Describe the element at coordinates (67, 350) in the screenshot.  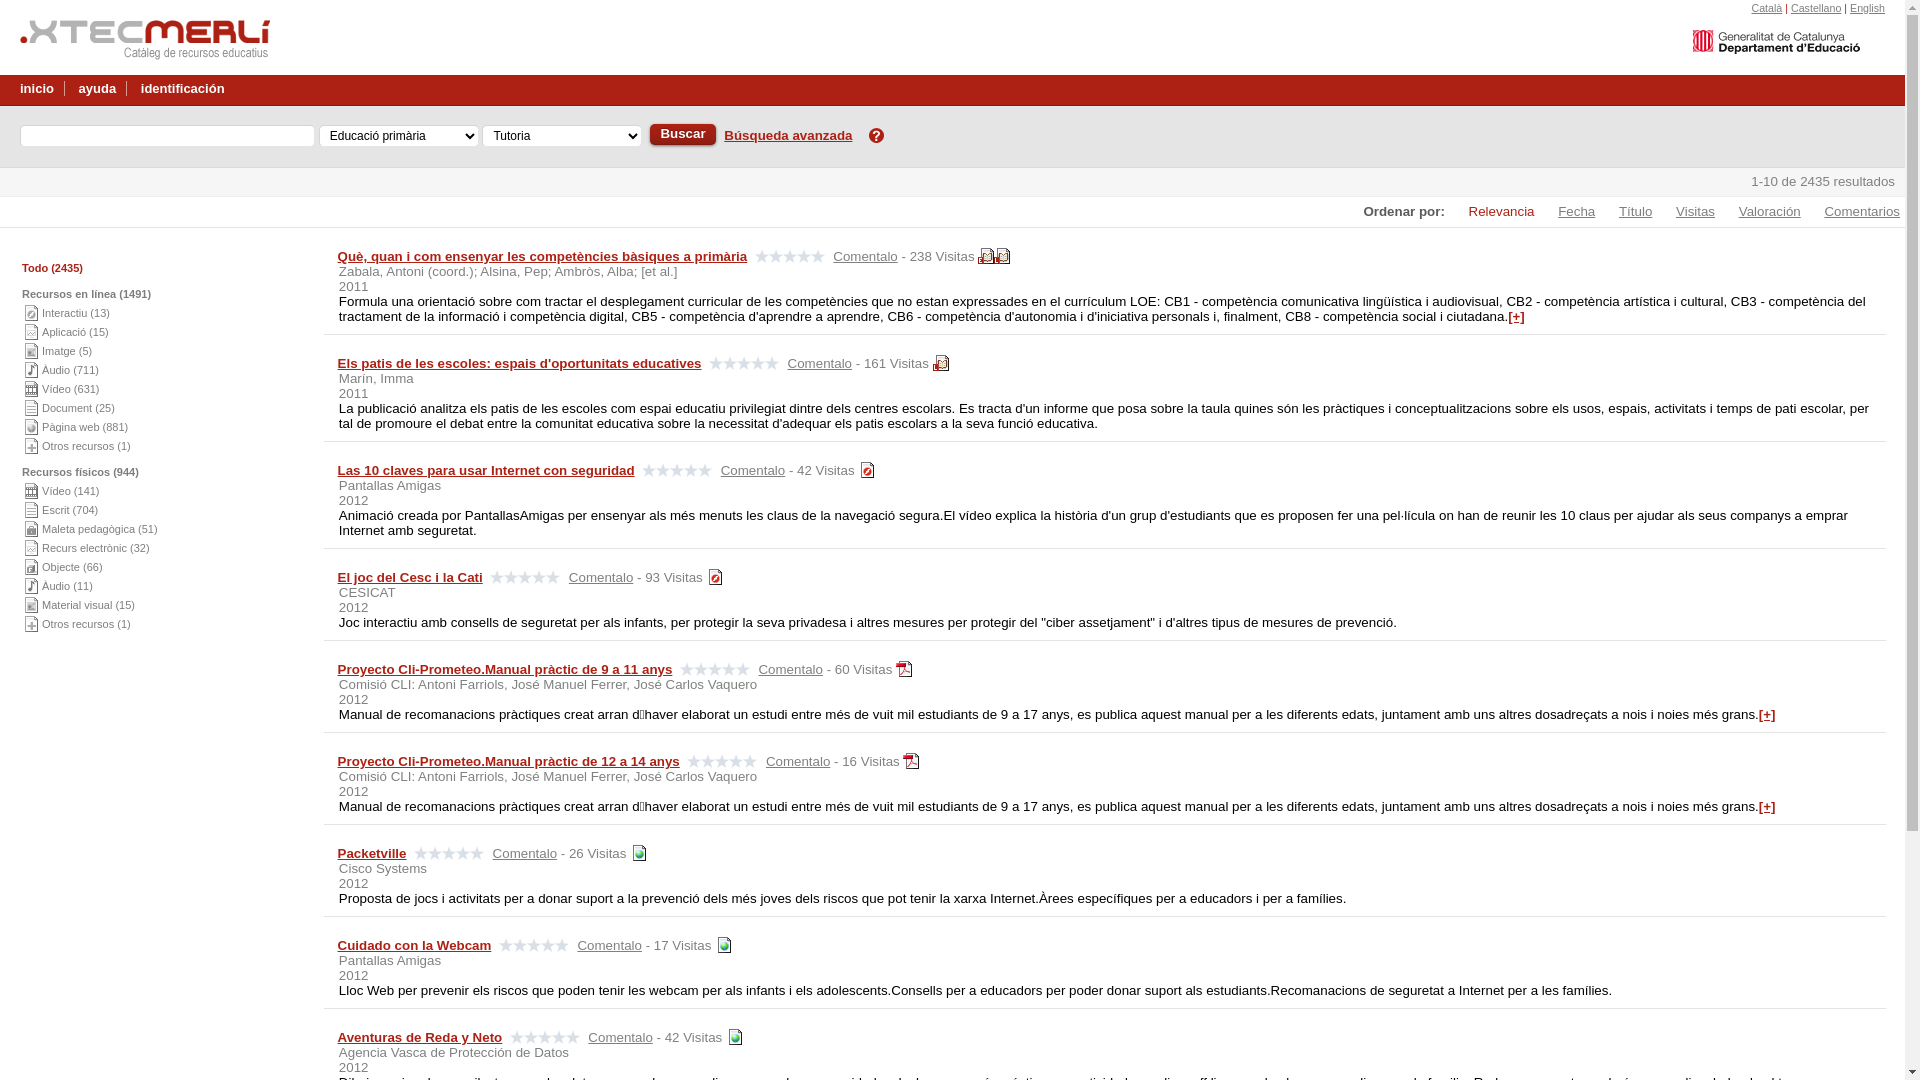
I see `'Imatge (5)'` at that location.